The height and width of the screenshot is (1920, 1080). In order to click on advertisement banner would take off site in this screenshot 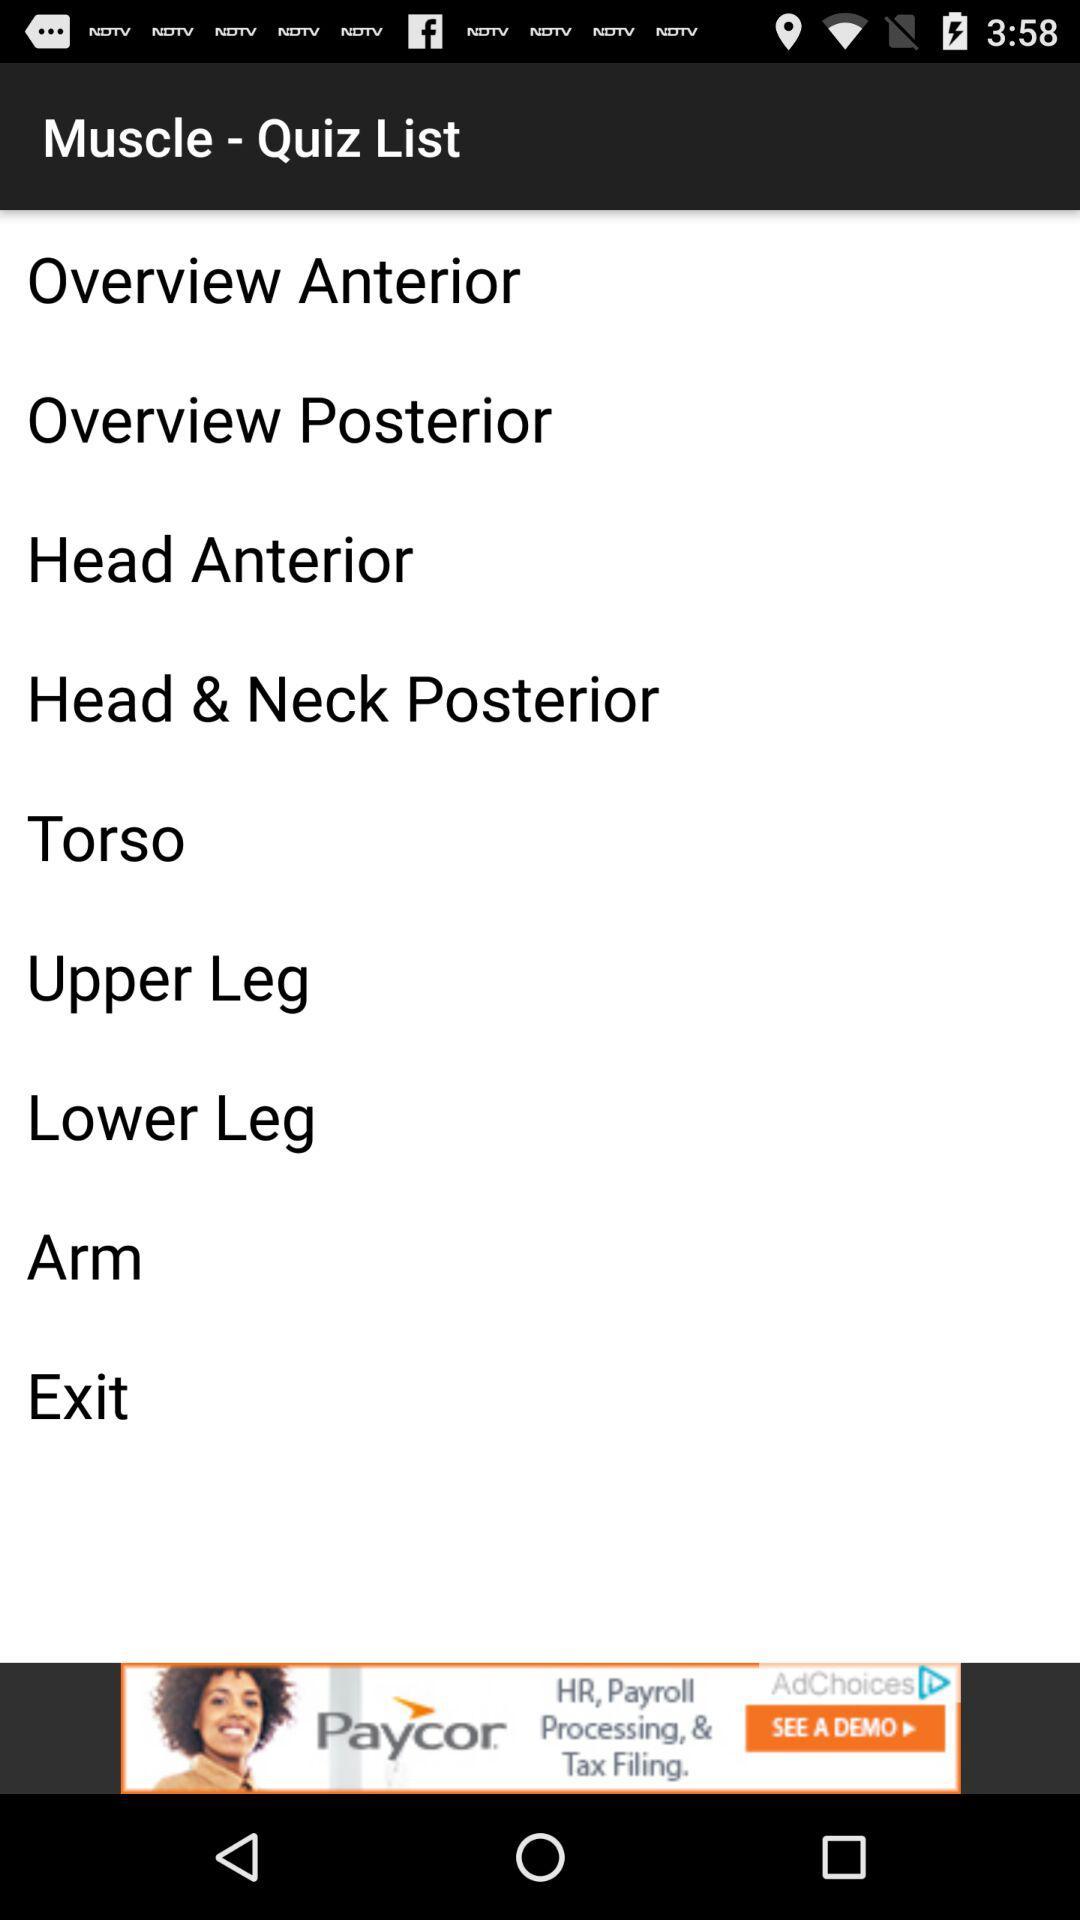, I will do `click(540, 1727)`.